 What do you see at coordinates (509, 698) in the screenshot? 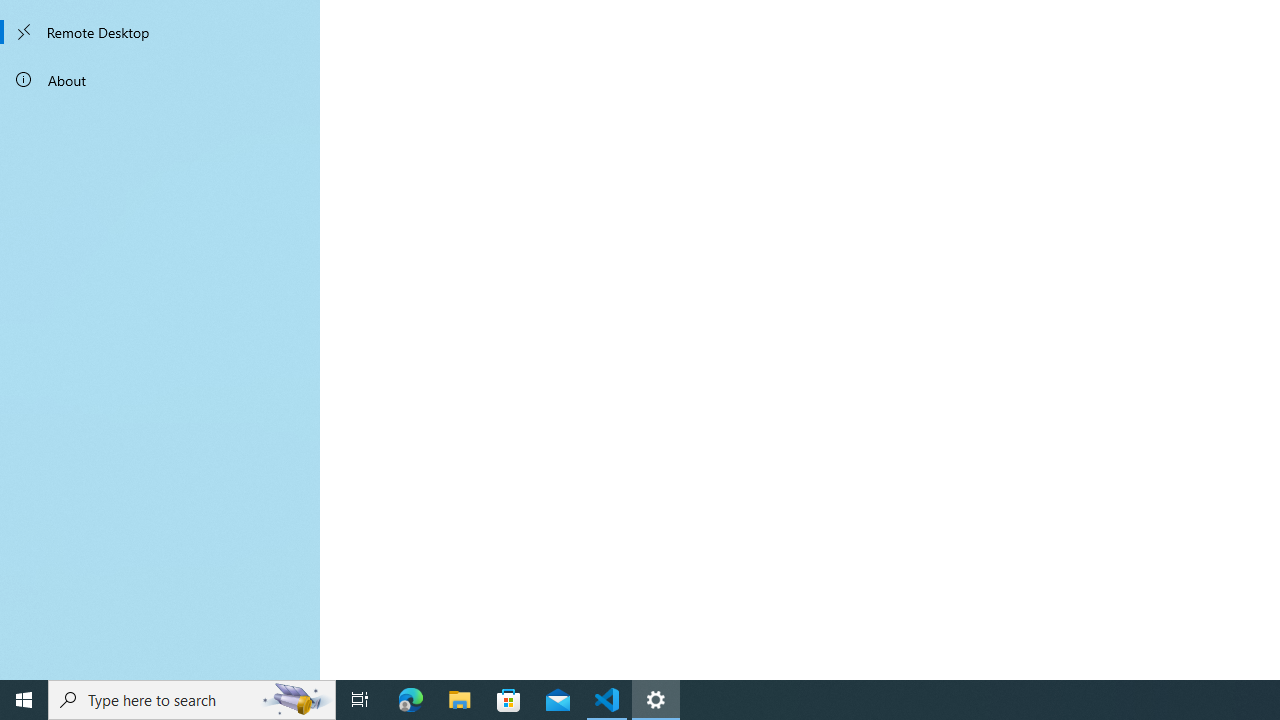
I see `'Microsoft Store'` at bounding box center [509, 698].